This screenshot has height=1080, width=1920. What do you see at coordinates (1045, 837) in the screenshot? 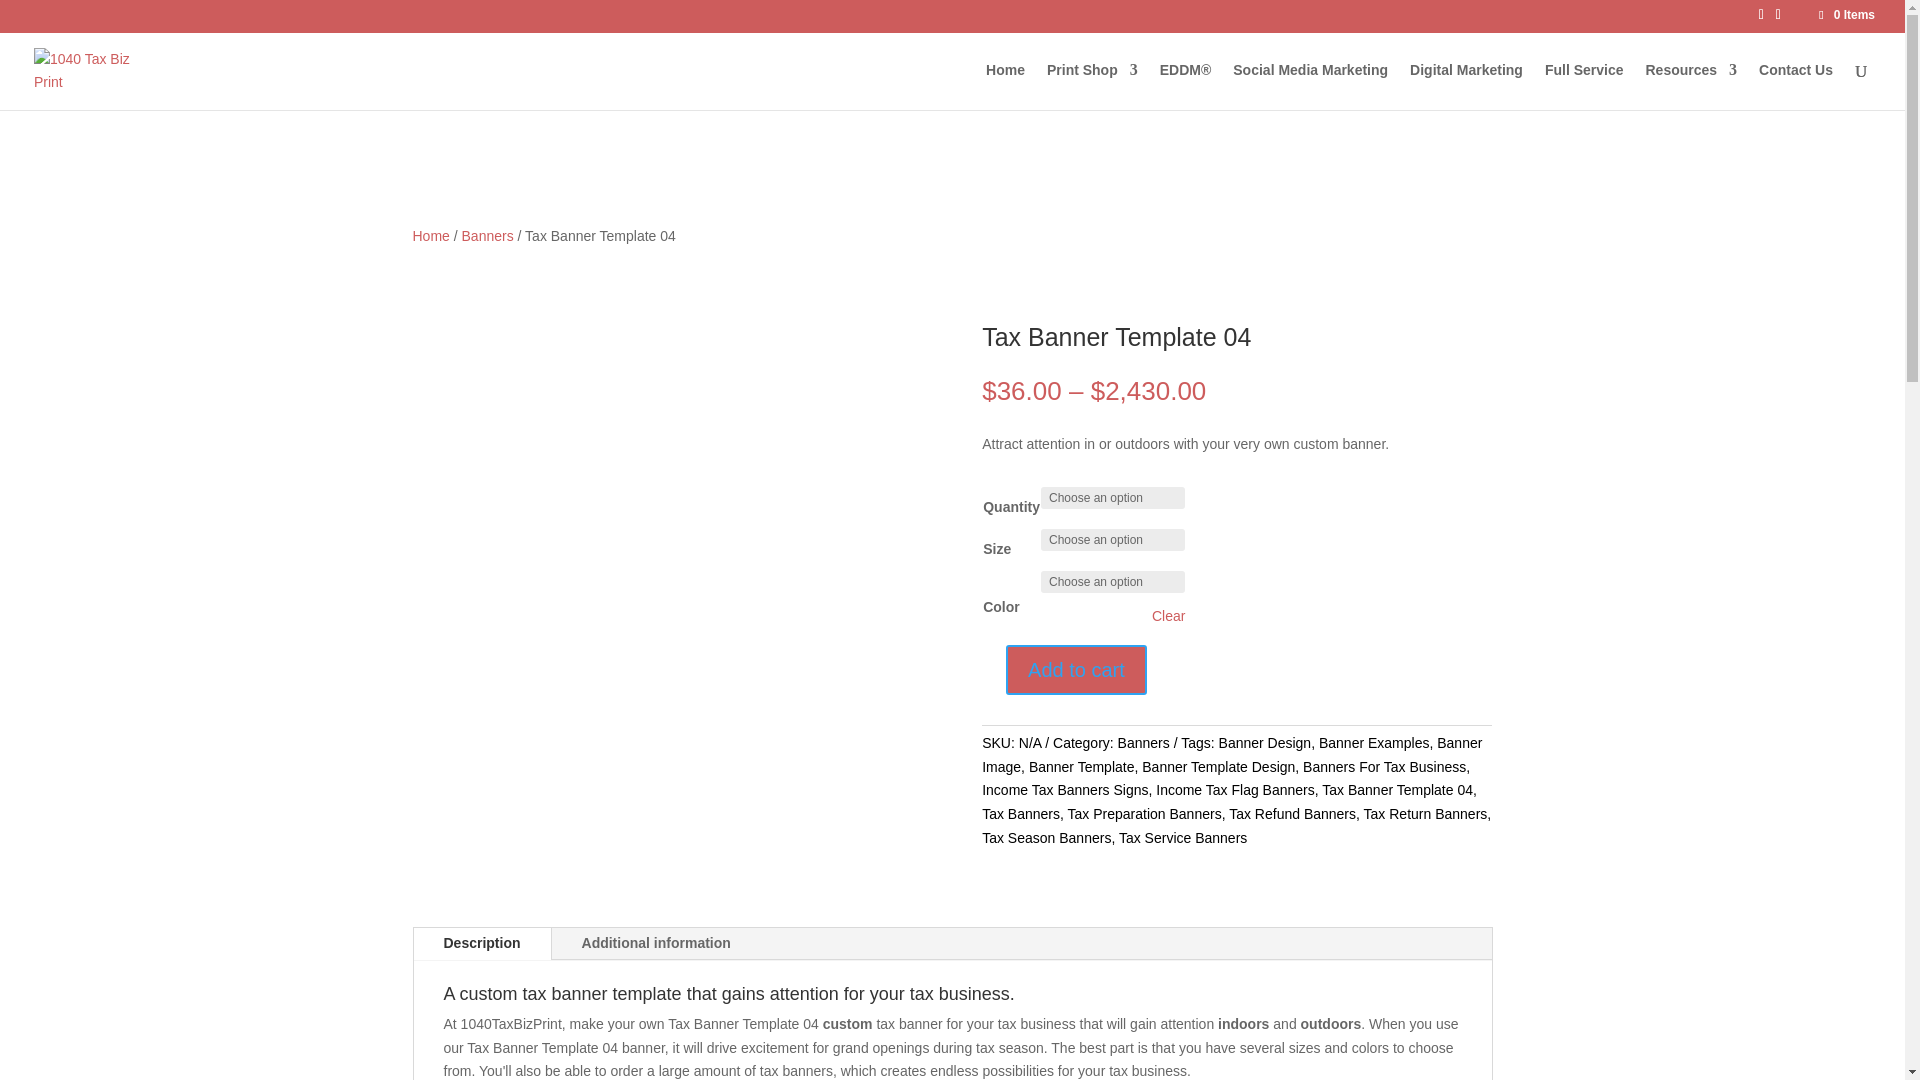
I see `'Tax Season Banners'` at bounding box center [1045, 837].